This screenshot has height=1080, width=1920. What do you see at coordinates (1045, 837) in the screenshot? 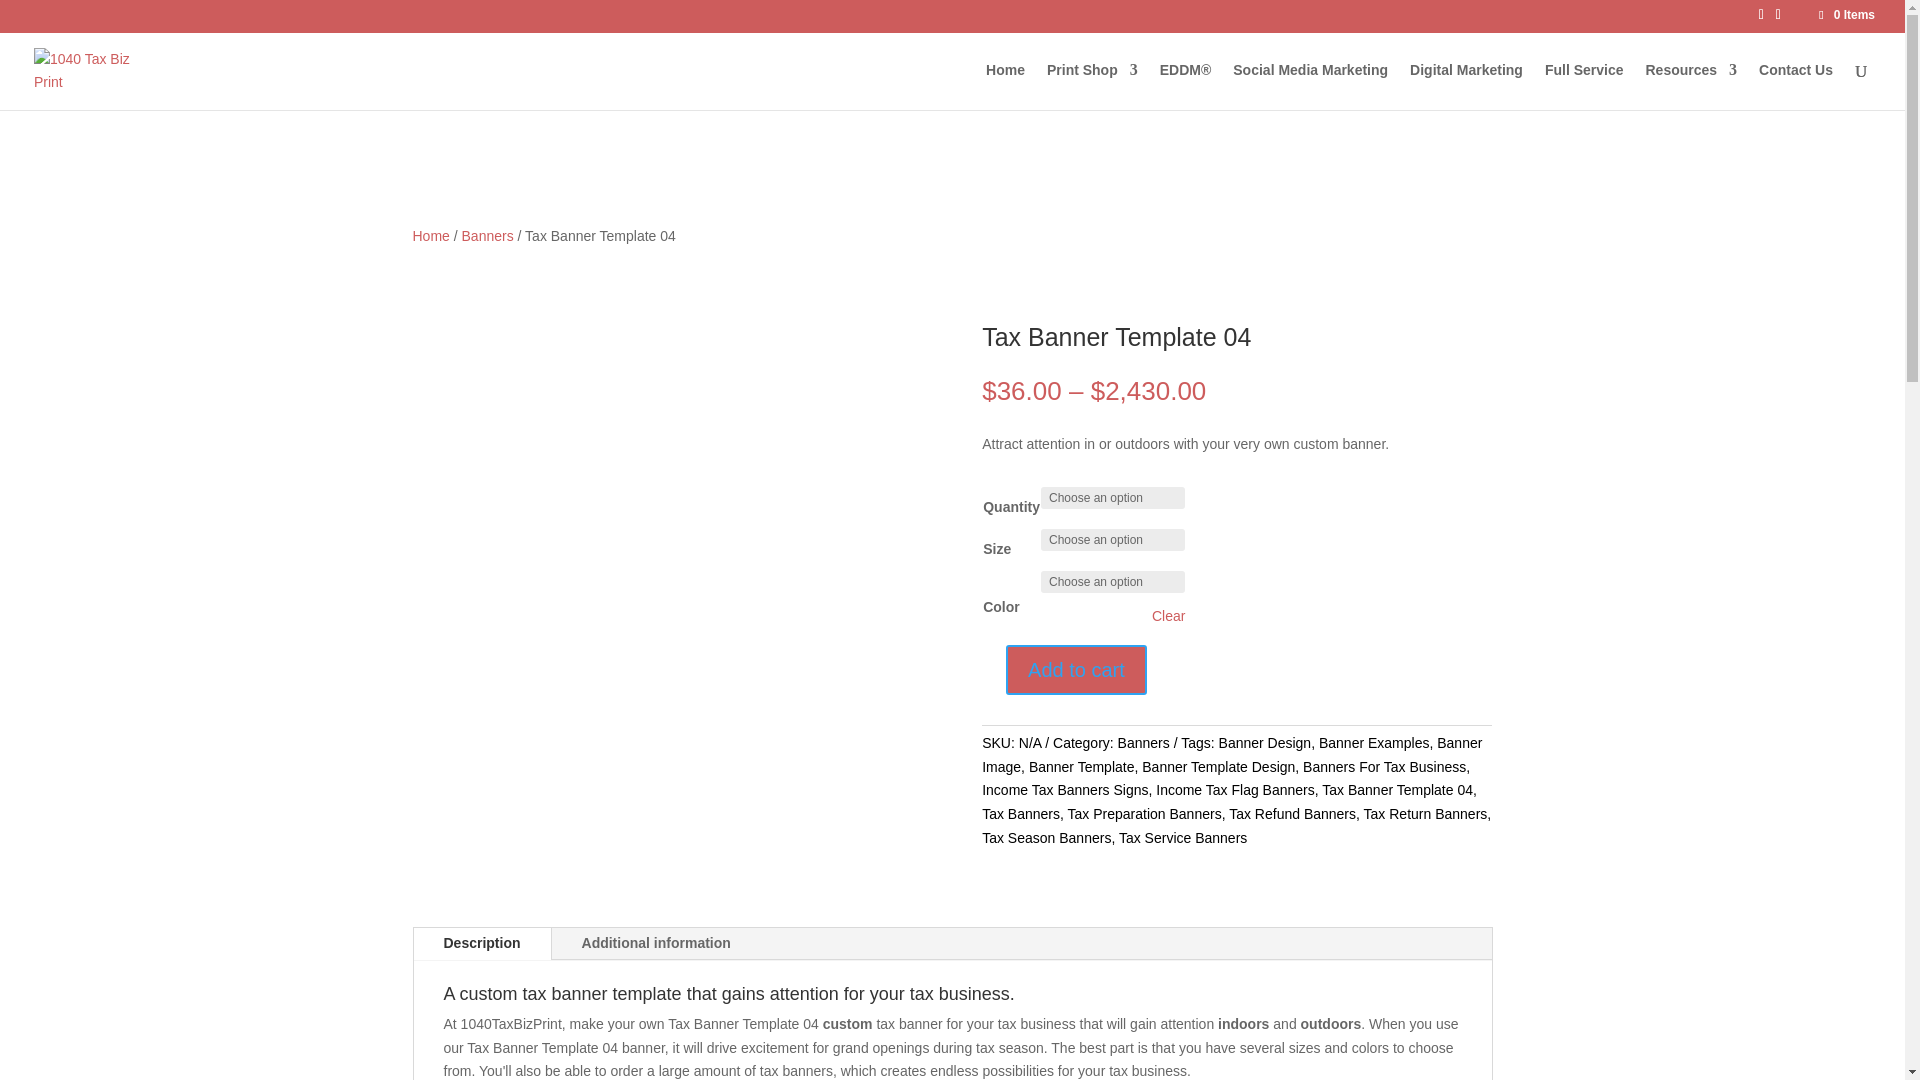
I see `'Tax Season Banners'` at bounding box center [1045, 837].